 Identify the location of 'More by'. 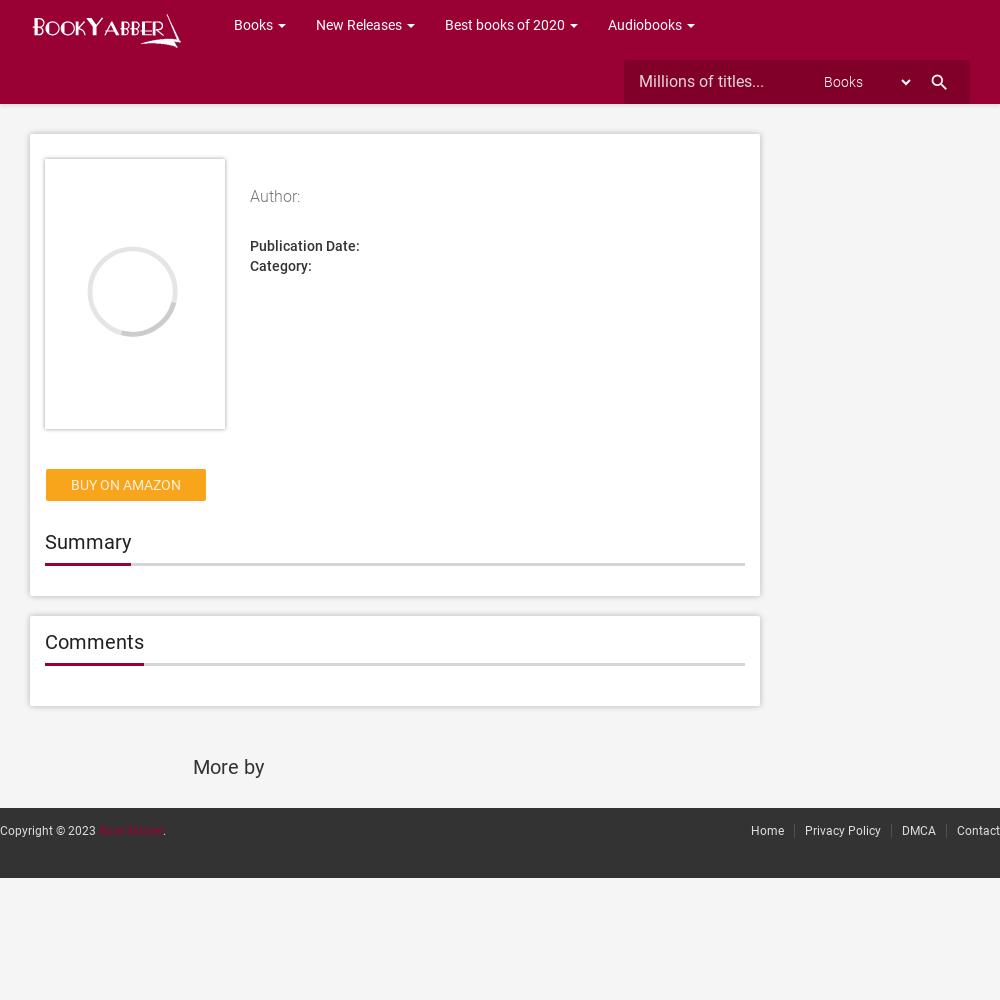
(191, 767).